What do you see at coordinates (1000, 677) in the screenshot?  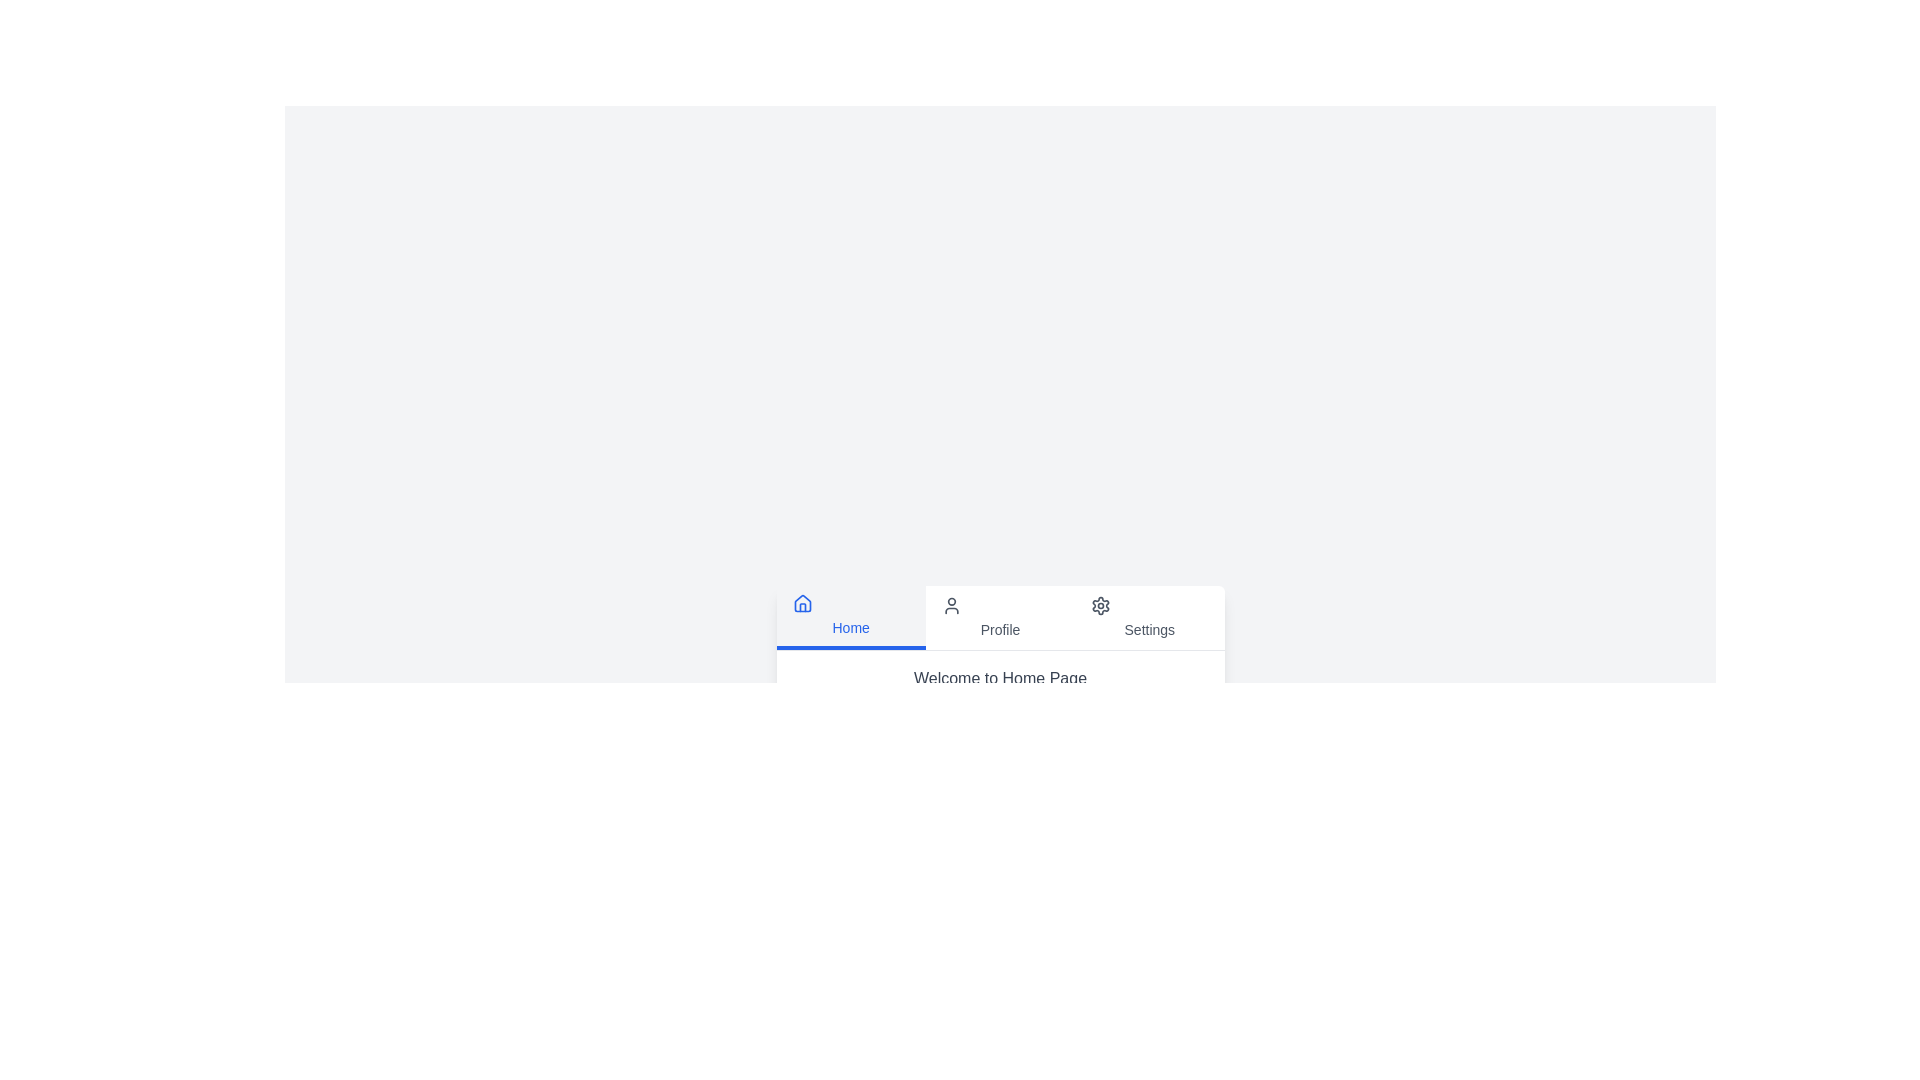 I see `the content displayed for the currently selected tab` at bounding box center [1000, 677].